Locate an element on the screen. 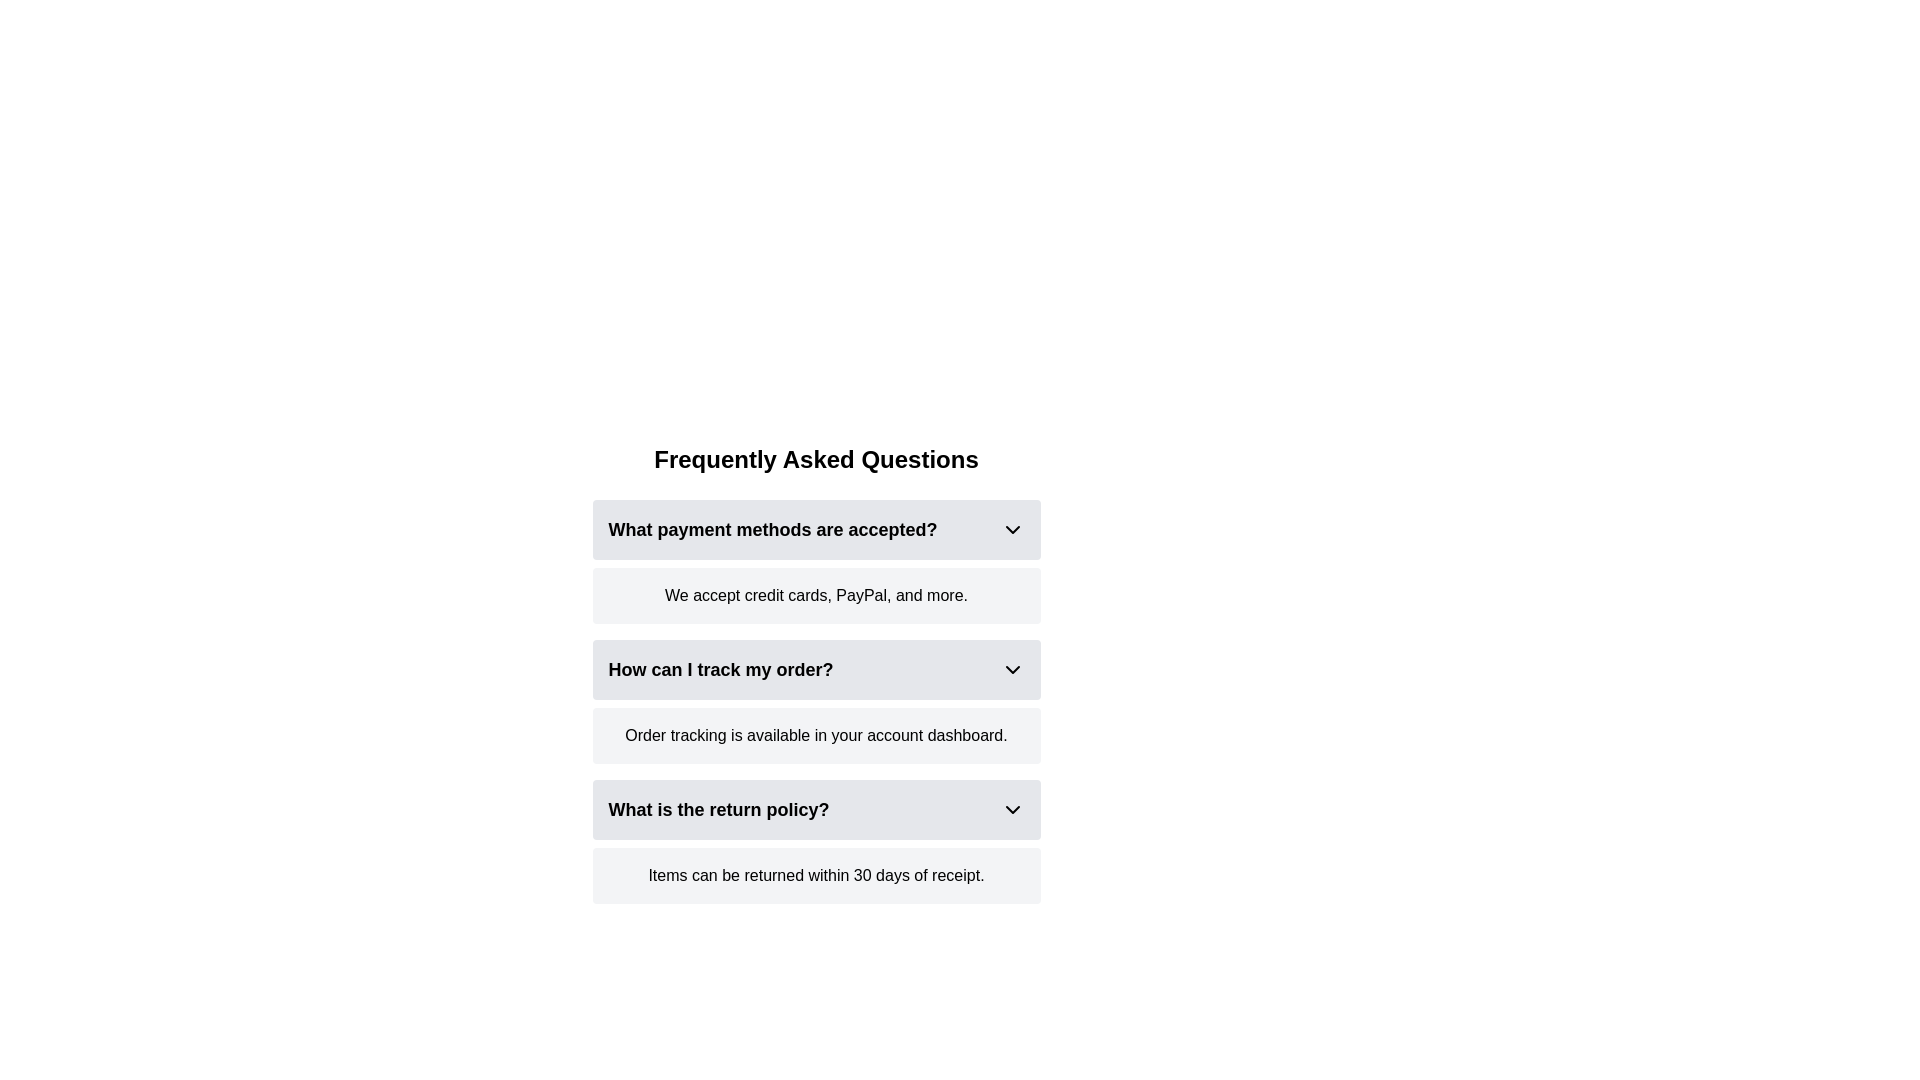 The width and height of the screenshot is (1920, 1080). the title of the FAQ entry labeled 'What payment methods are accepted?' is located at coordinates (816, 562).